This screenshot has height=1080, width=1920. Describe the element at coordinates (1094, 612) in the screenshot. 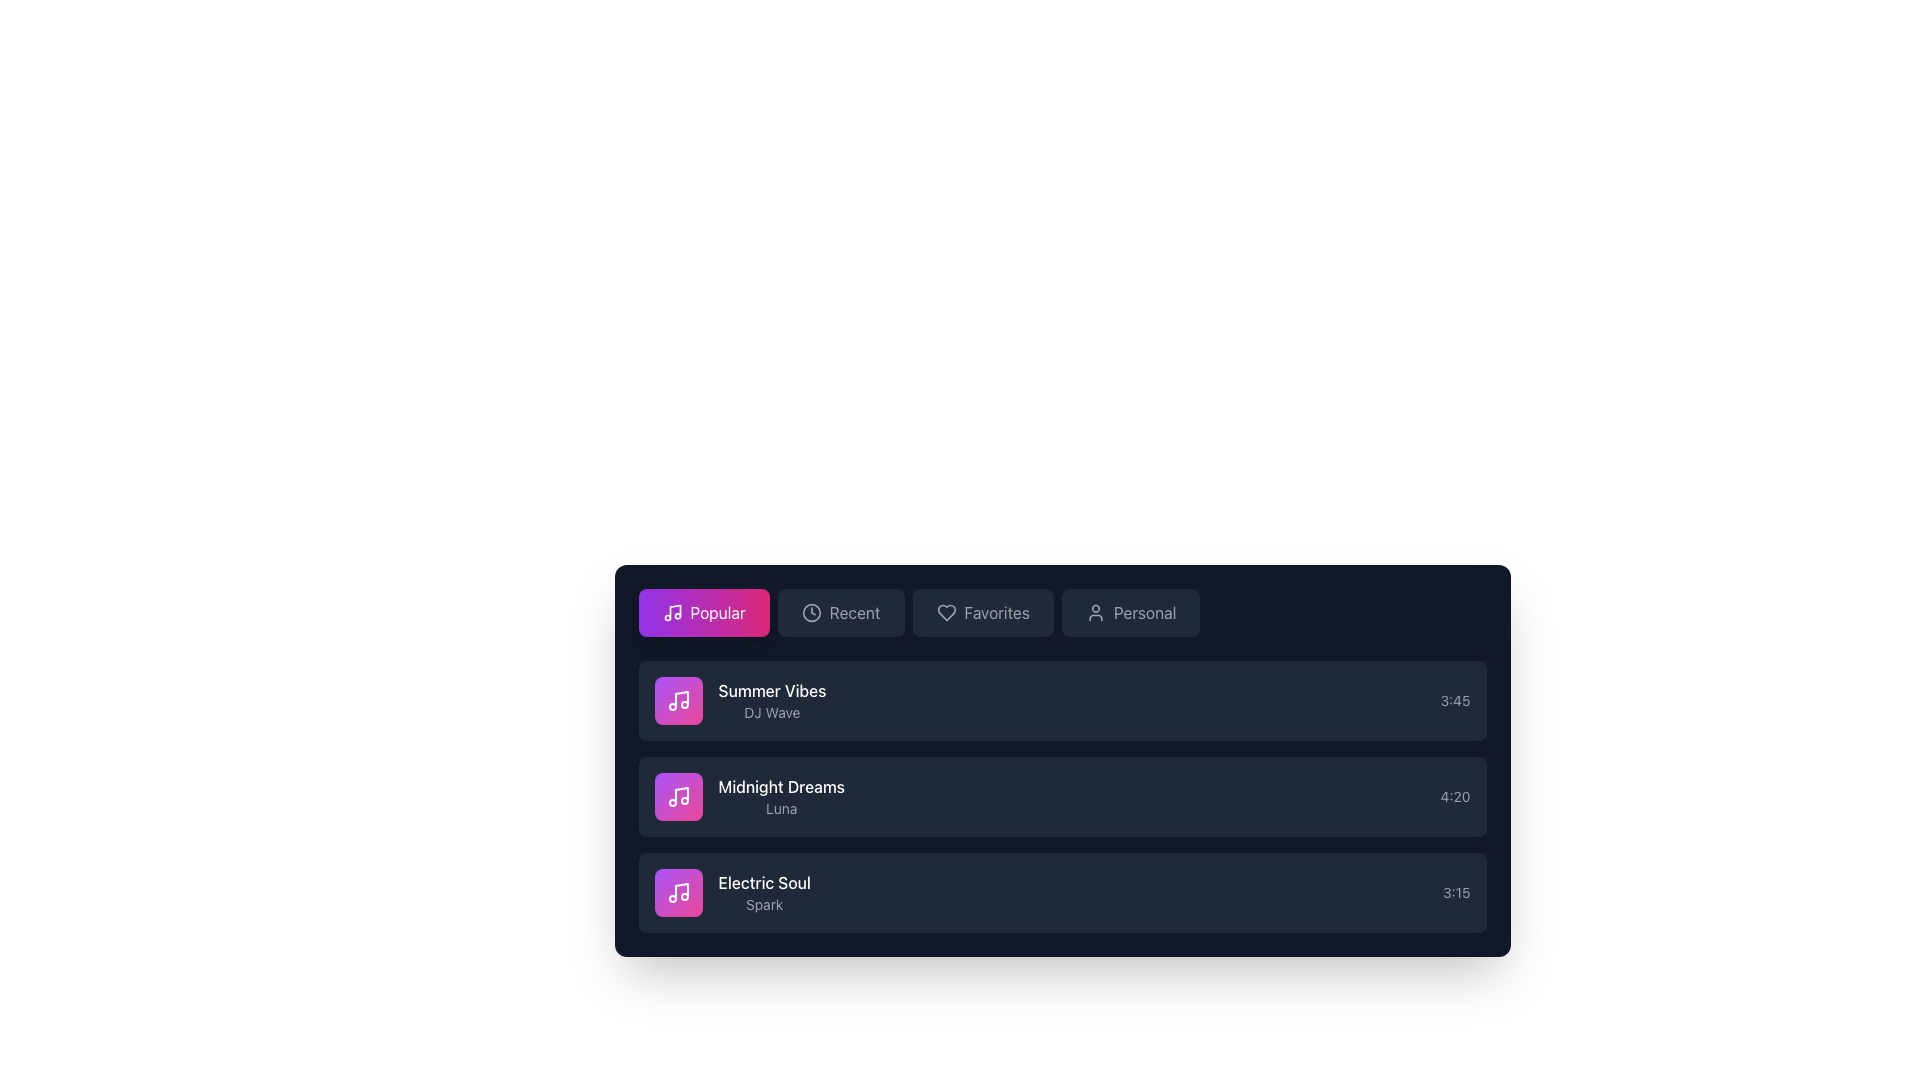

I see `the 'Personal' section icon located at the far right of the navigation bar` at that location.